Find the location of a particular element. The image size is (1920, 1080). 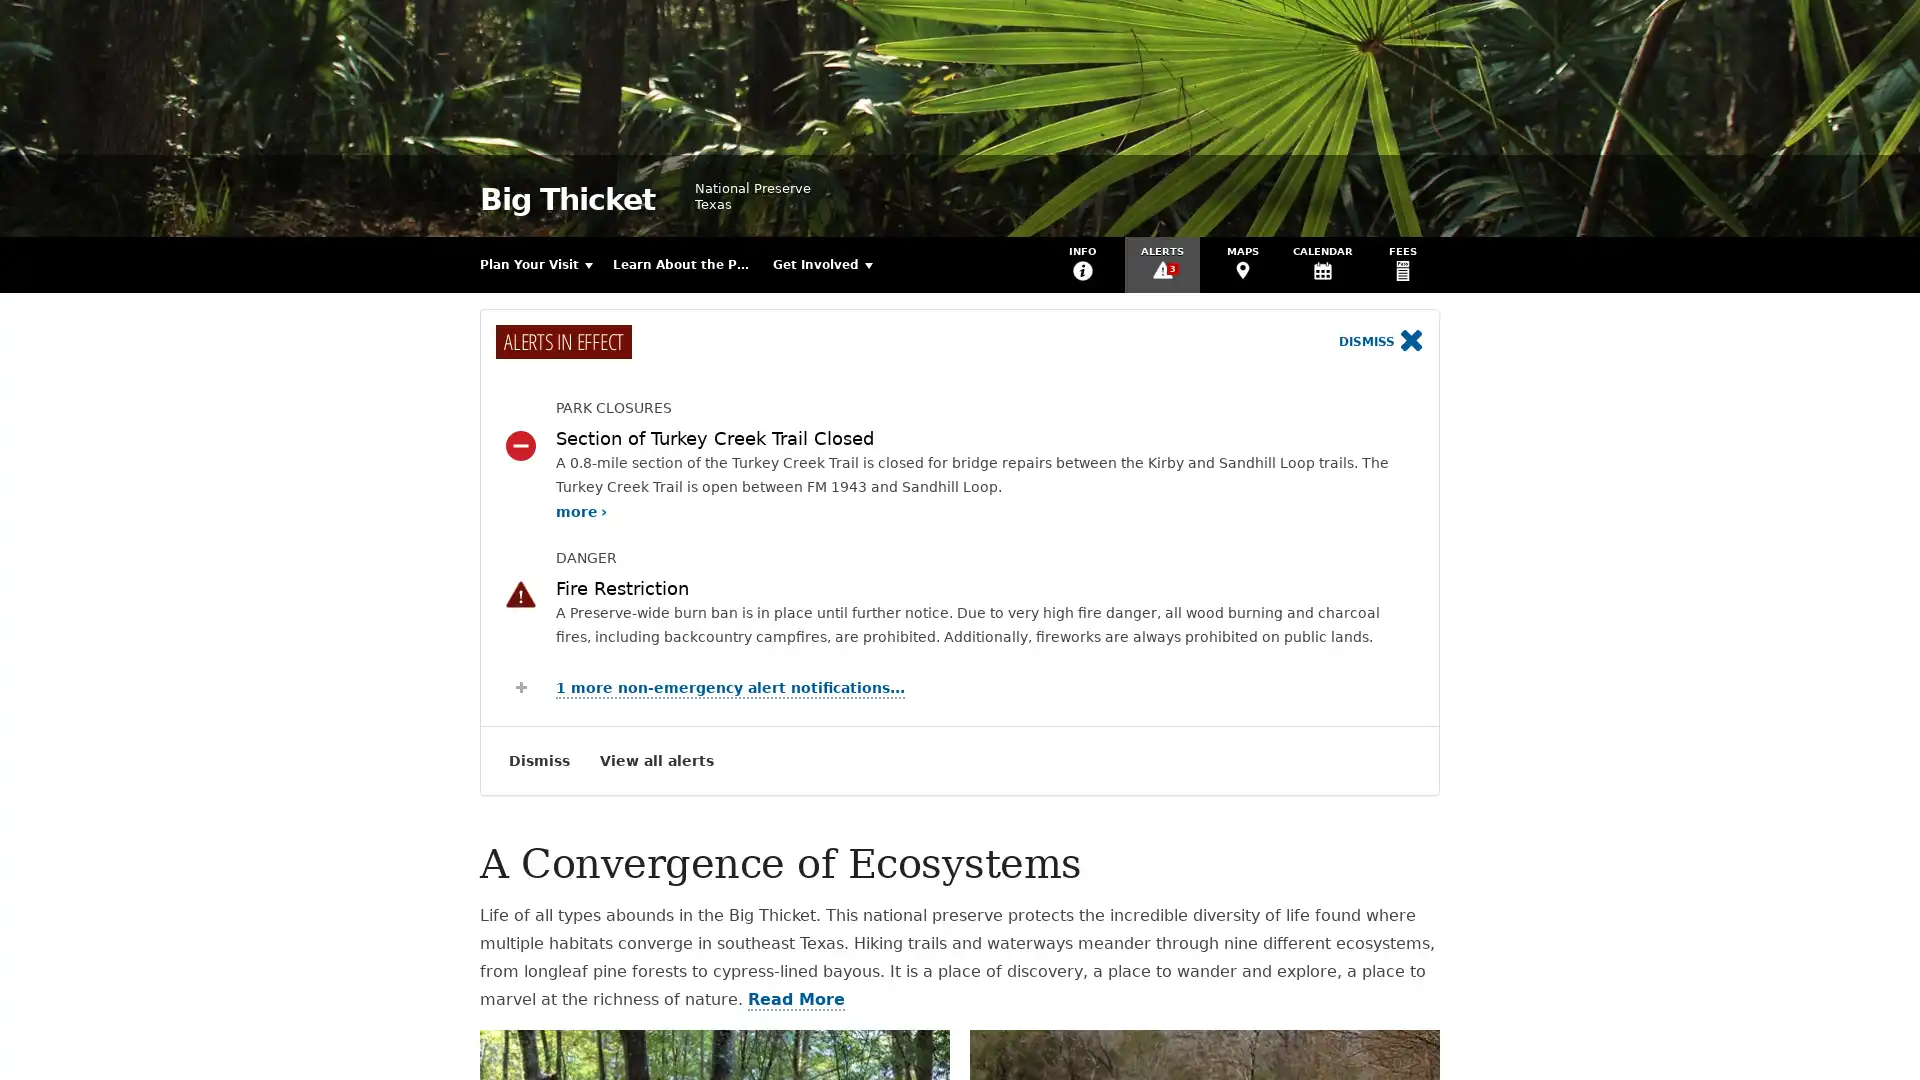

Dismiss Alerts Notification is located at coordinates (539, 760).